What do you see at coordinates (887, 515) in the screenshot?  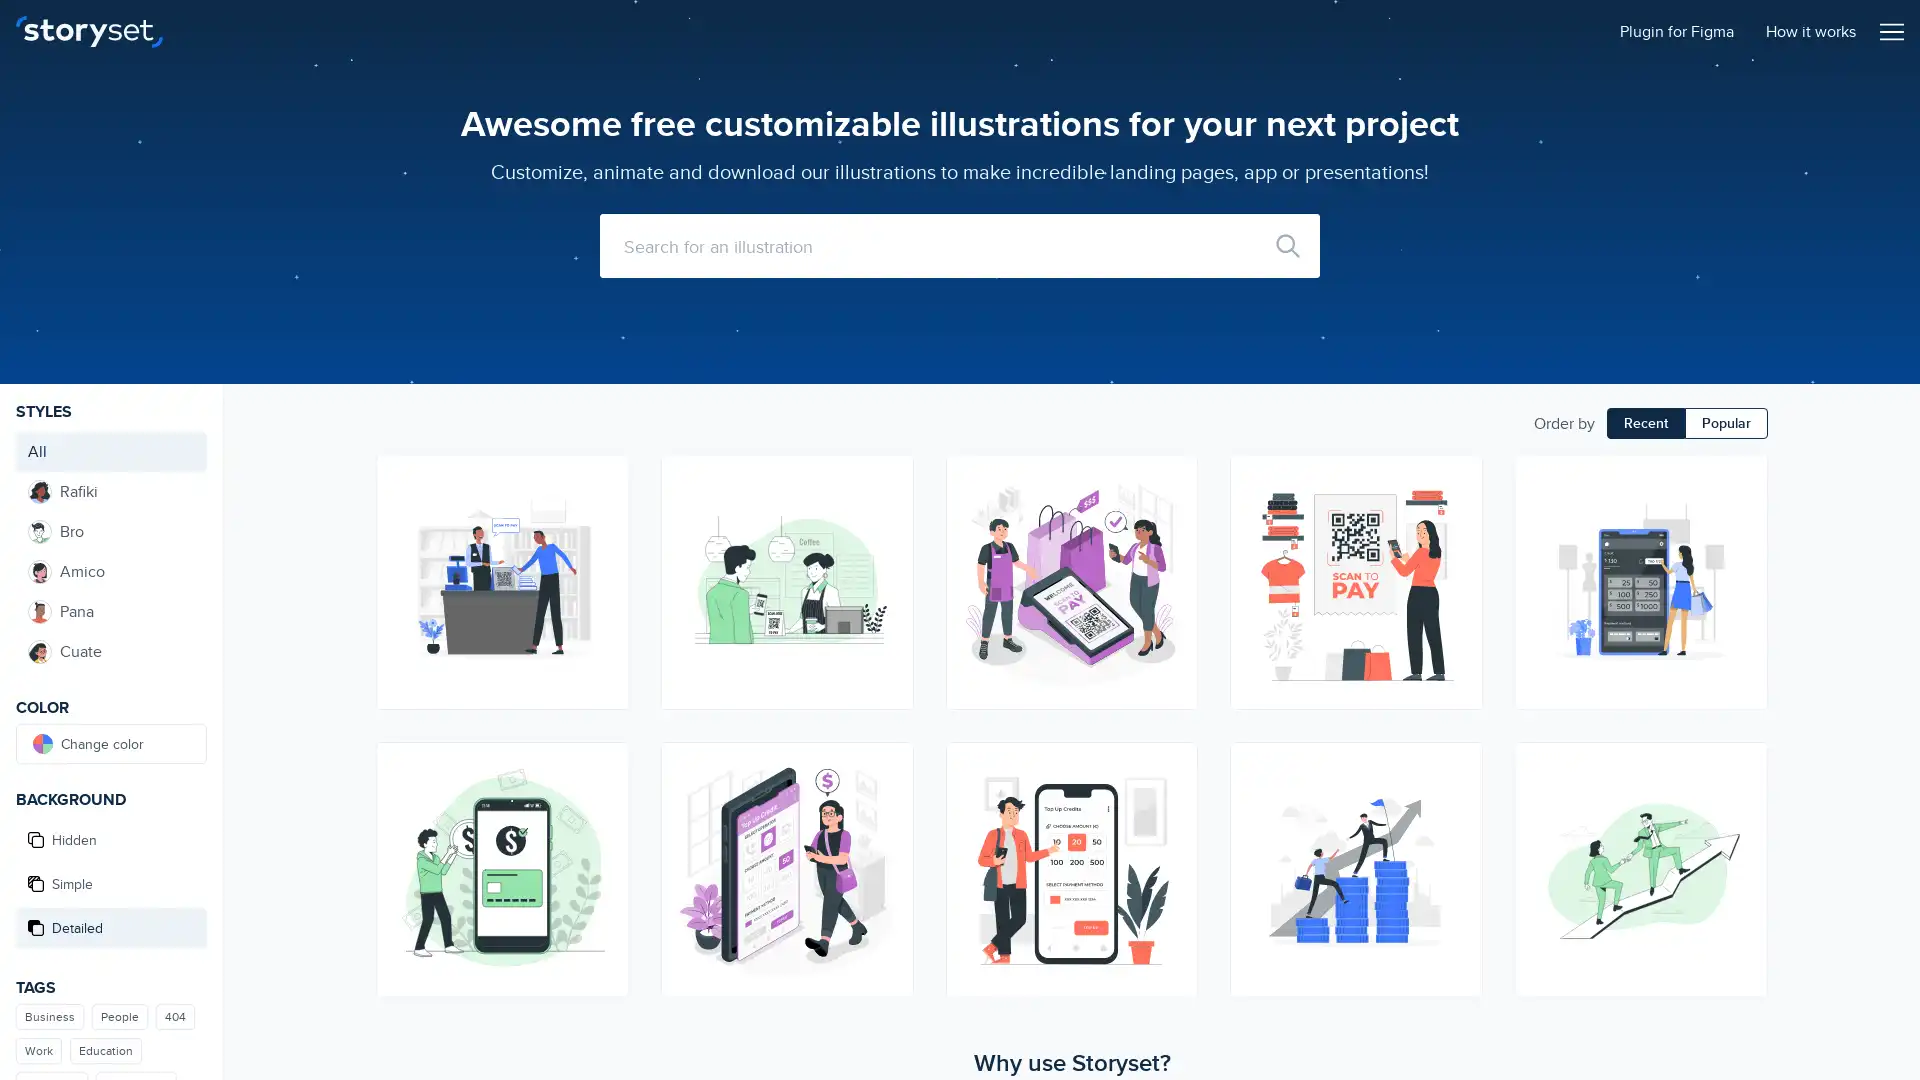 I see `download icon Download` at bounding box center [887, 515].